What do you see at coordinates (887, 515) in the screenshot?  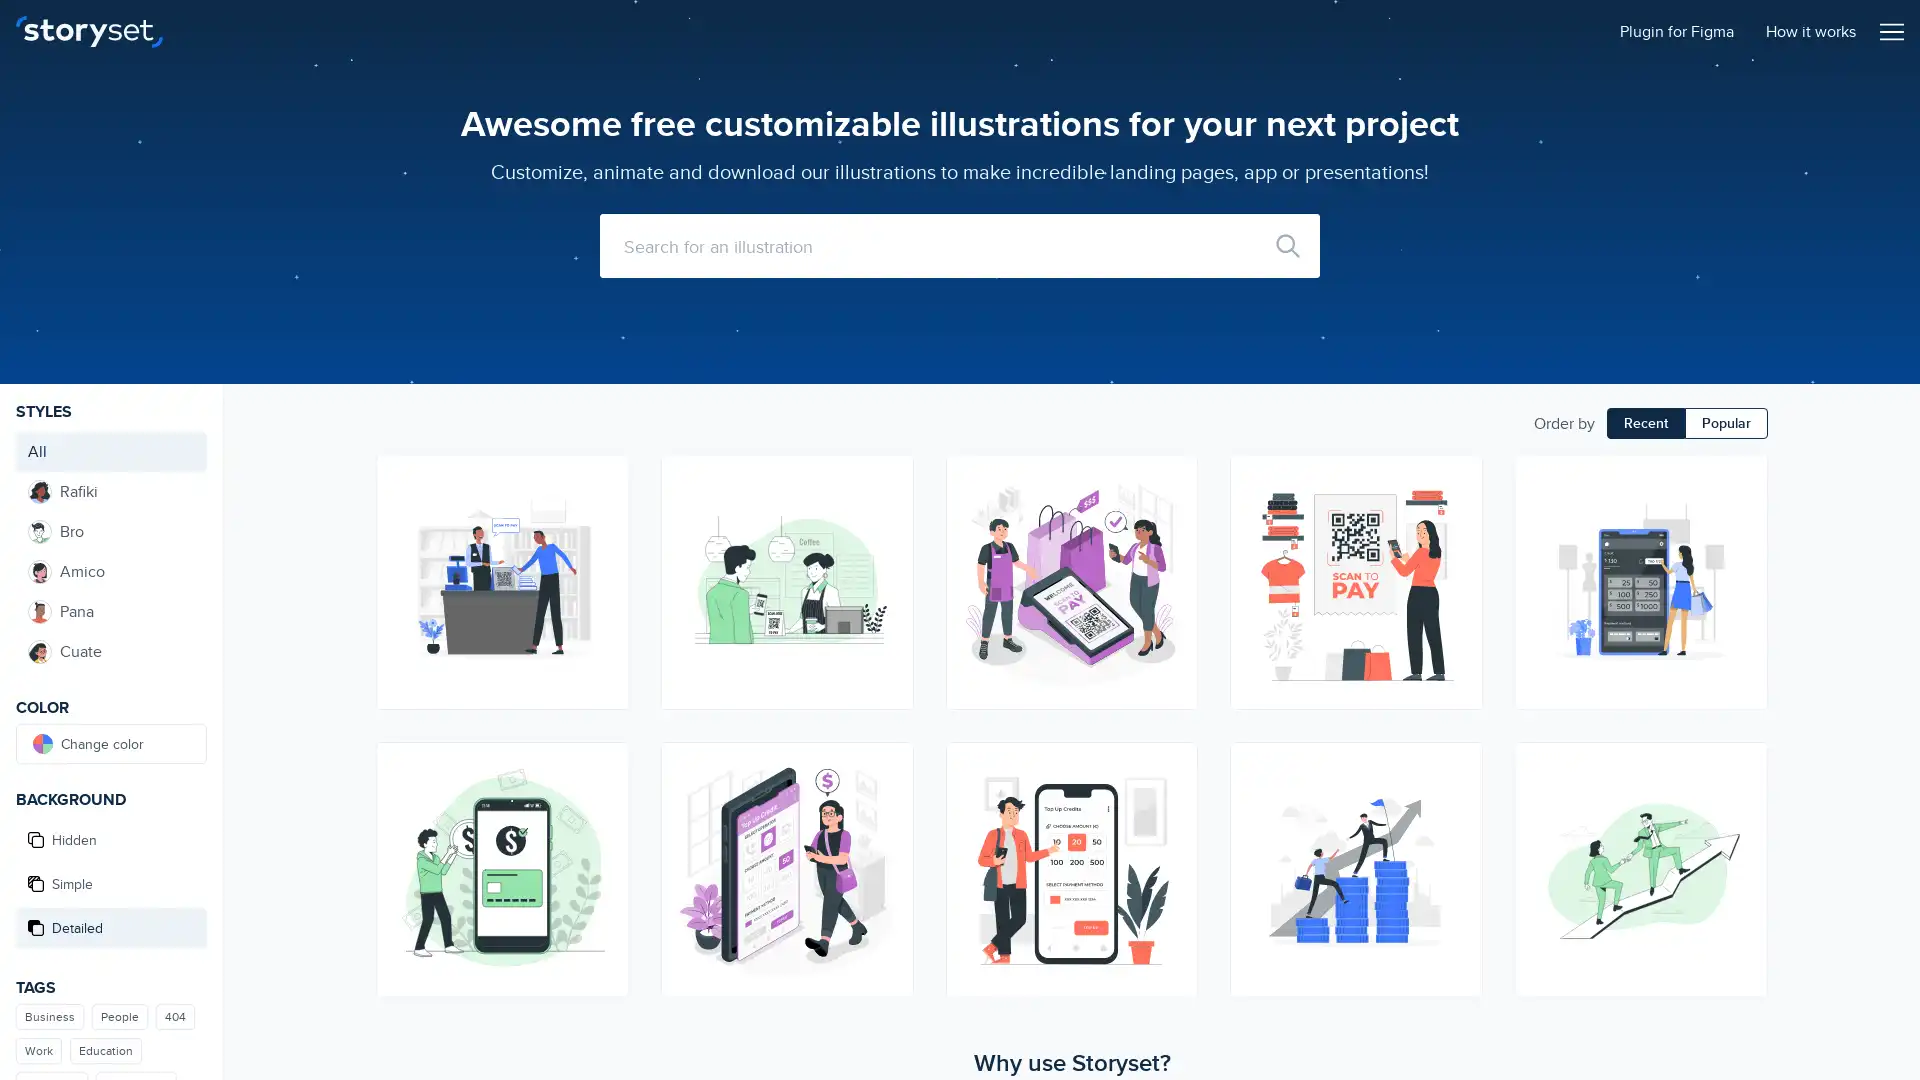 I see `download icon Download` at bounding box center [887, 515].